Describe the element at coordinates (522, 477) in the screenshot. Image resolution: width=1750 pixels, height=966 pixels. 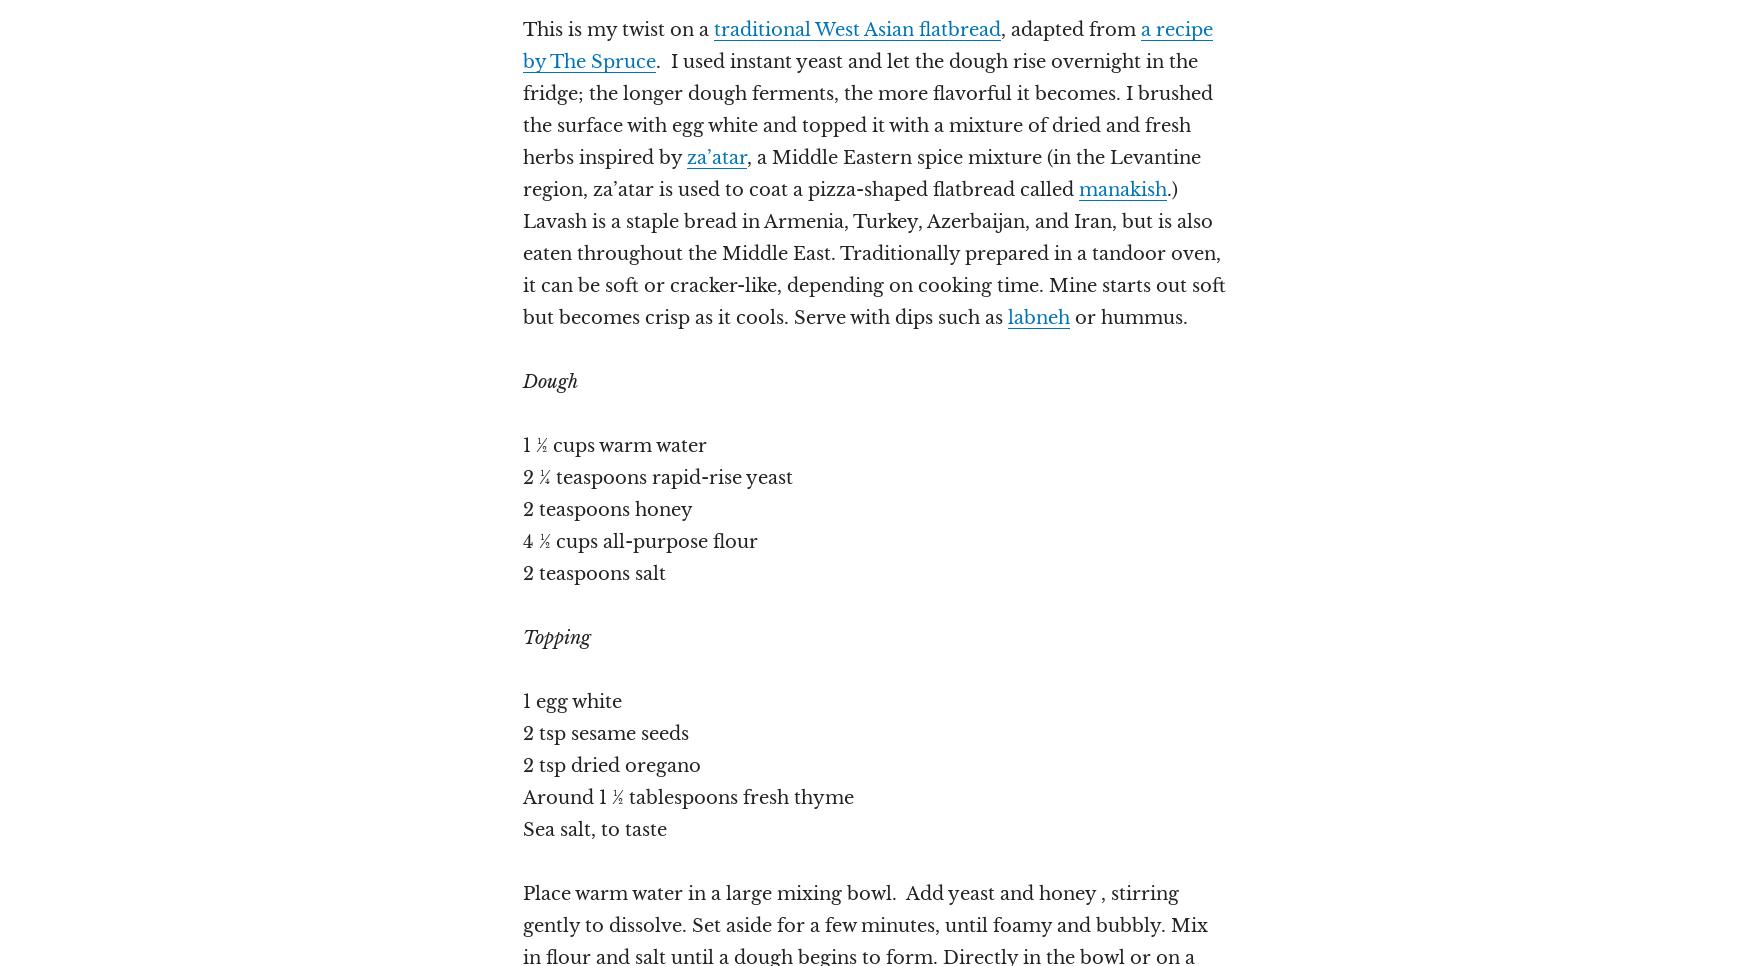
I see `'2 ¼ teaspoons rapid-rise yeast'` at that location.